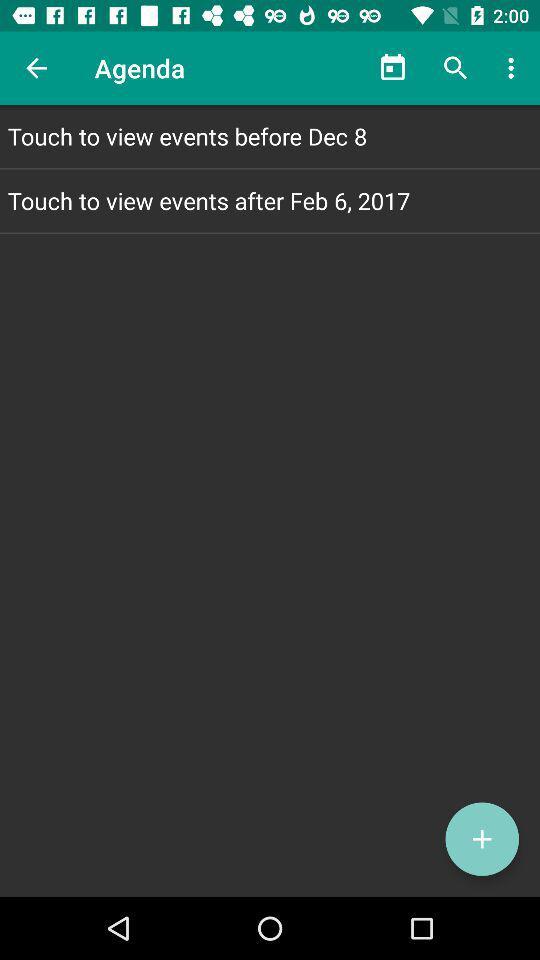  What do you see at coordinates (513, 68) in the screenshot?
I see `the icon above touch to view item` at bounding box center [513, 68].